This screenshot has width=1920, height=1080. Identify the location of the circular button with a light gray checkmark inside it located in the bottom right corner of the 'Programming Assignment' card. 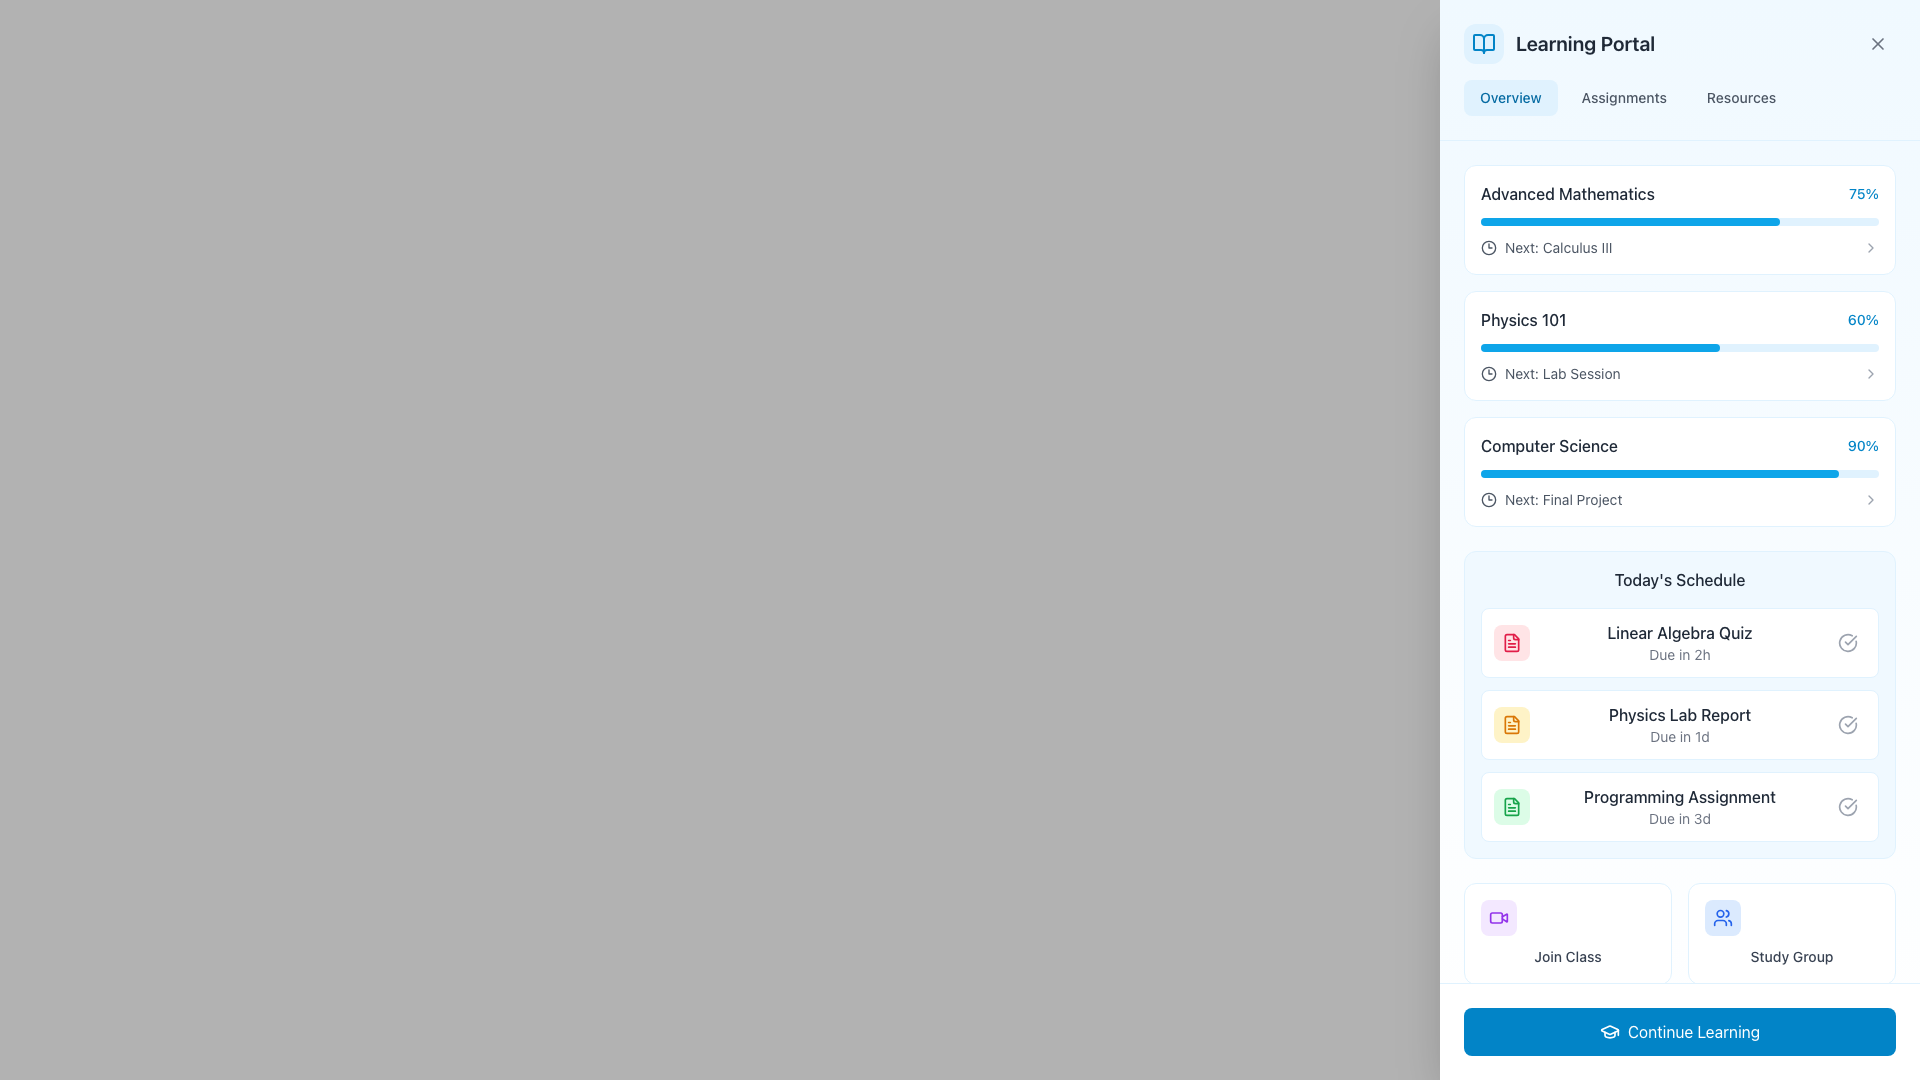
(1847, 805).